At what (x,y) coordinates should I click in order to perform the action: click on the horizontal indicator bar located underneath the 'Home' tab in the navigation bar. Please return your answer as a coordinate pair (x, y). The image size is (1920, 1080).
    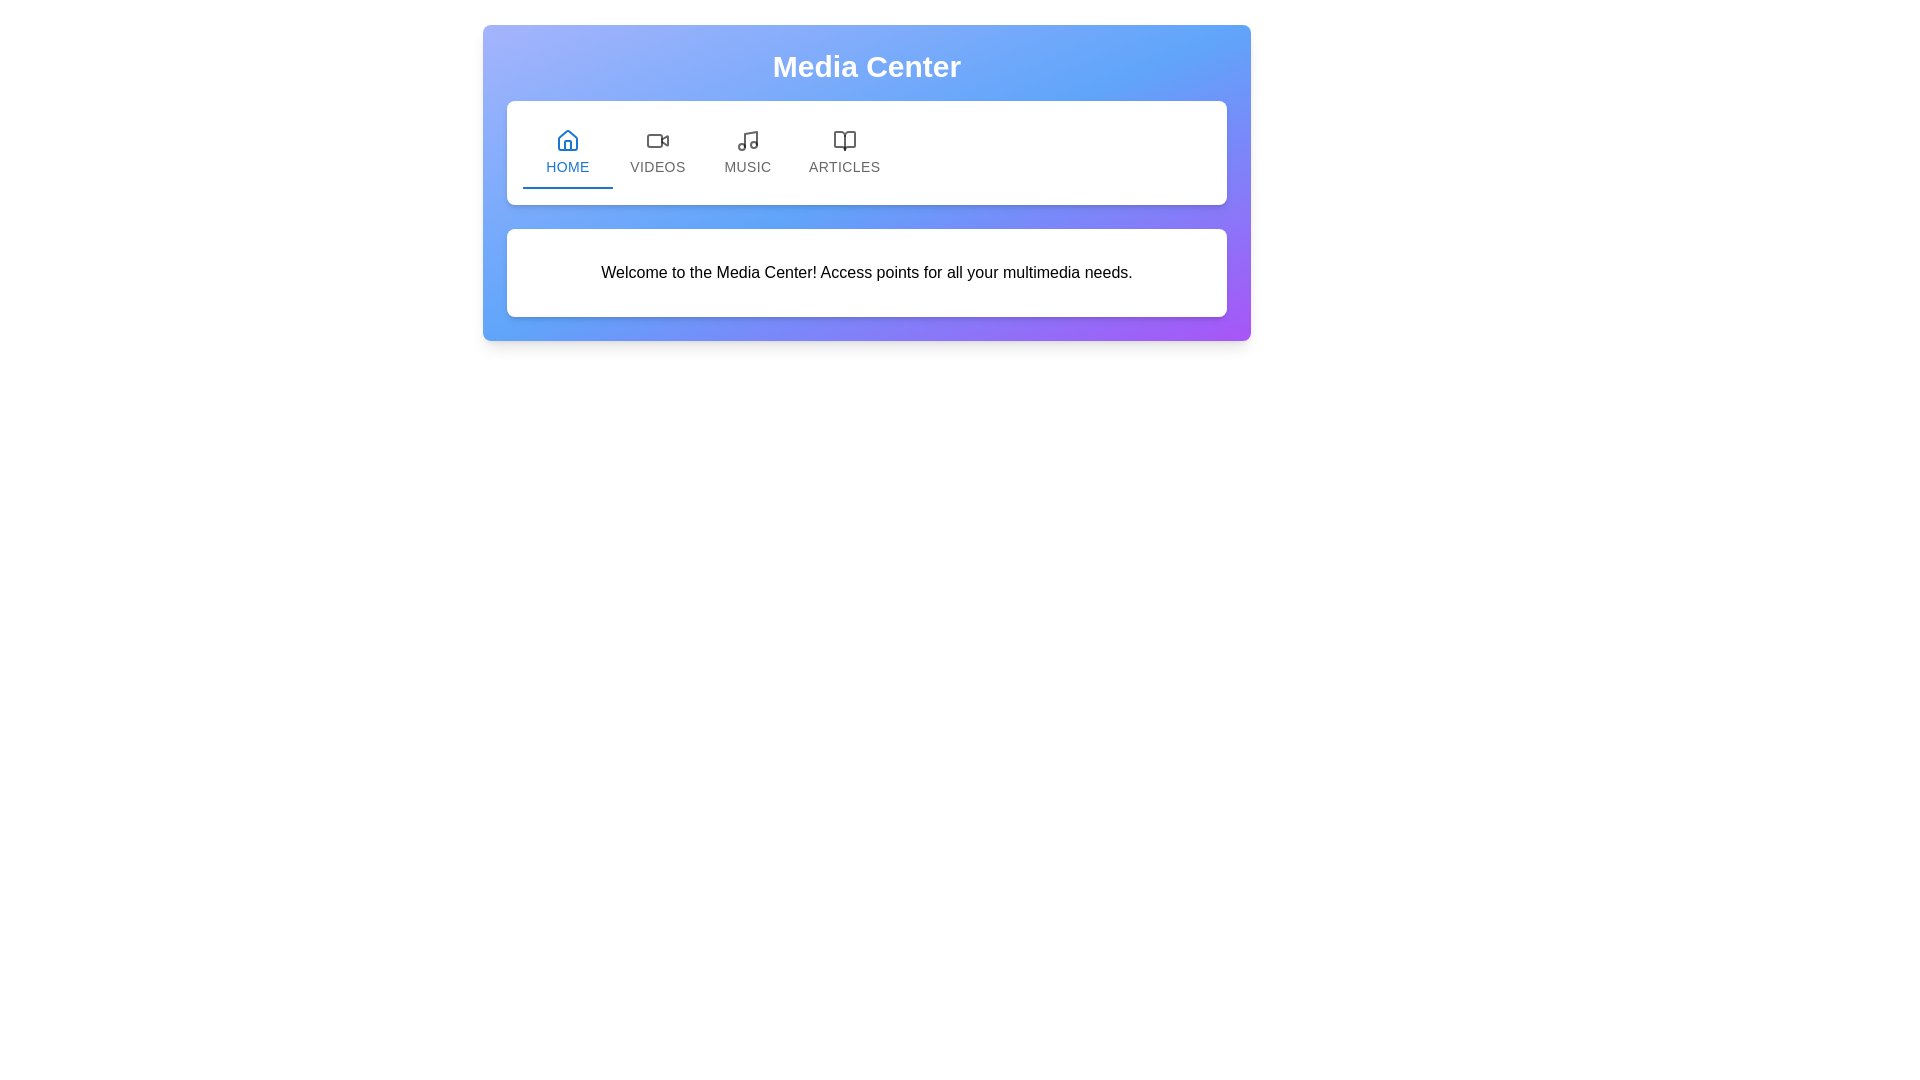
    Looking at the image, I should click on (566, 188).